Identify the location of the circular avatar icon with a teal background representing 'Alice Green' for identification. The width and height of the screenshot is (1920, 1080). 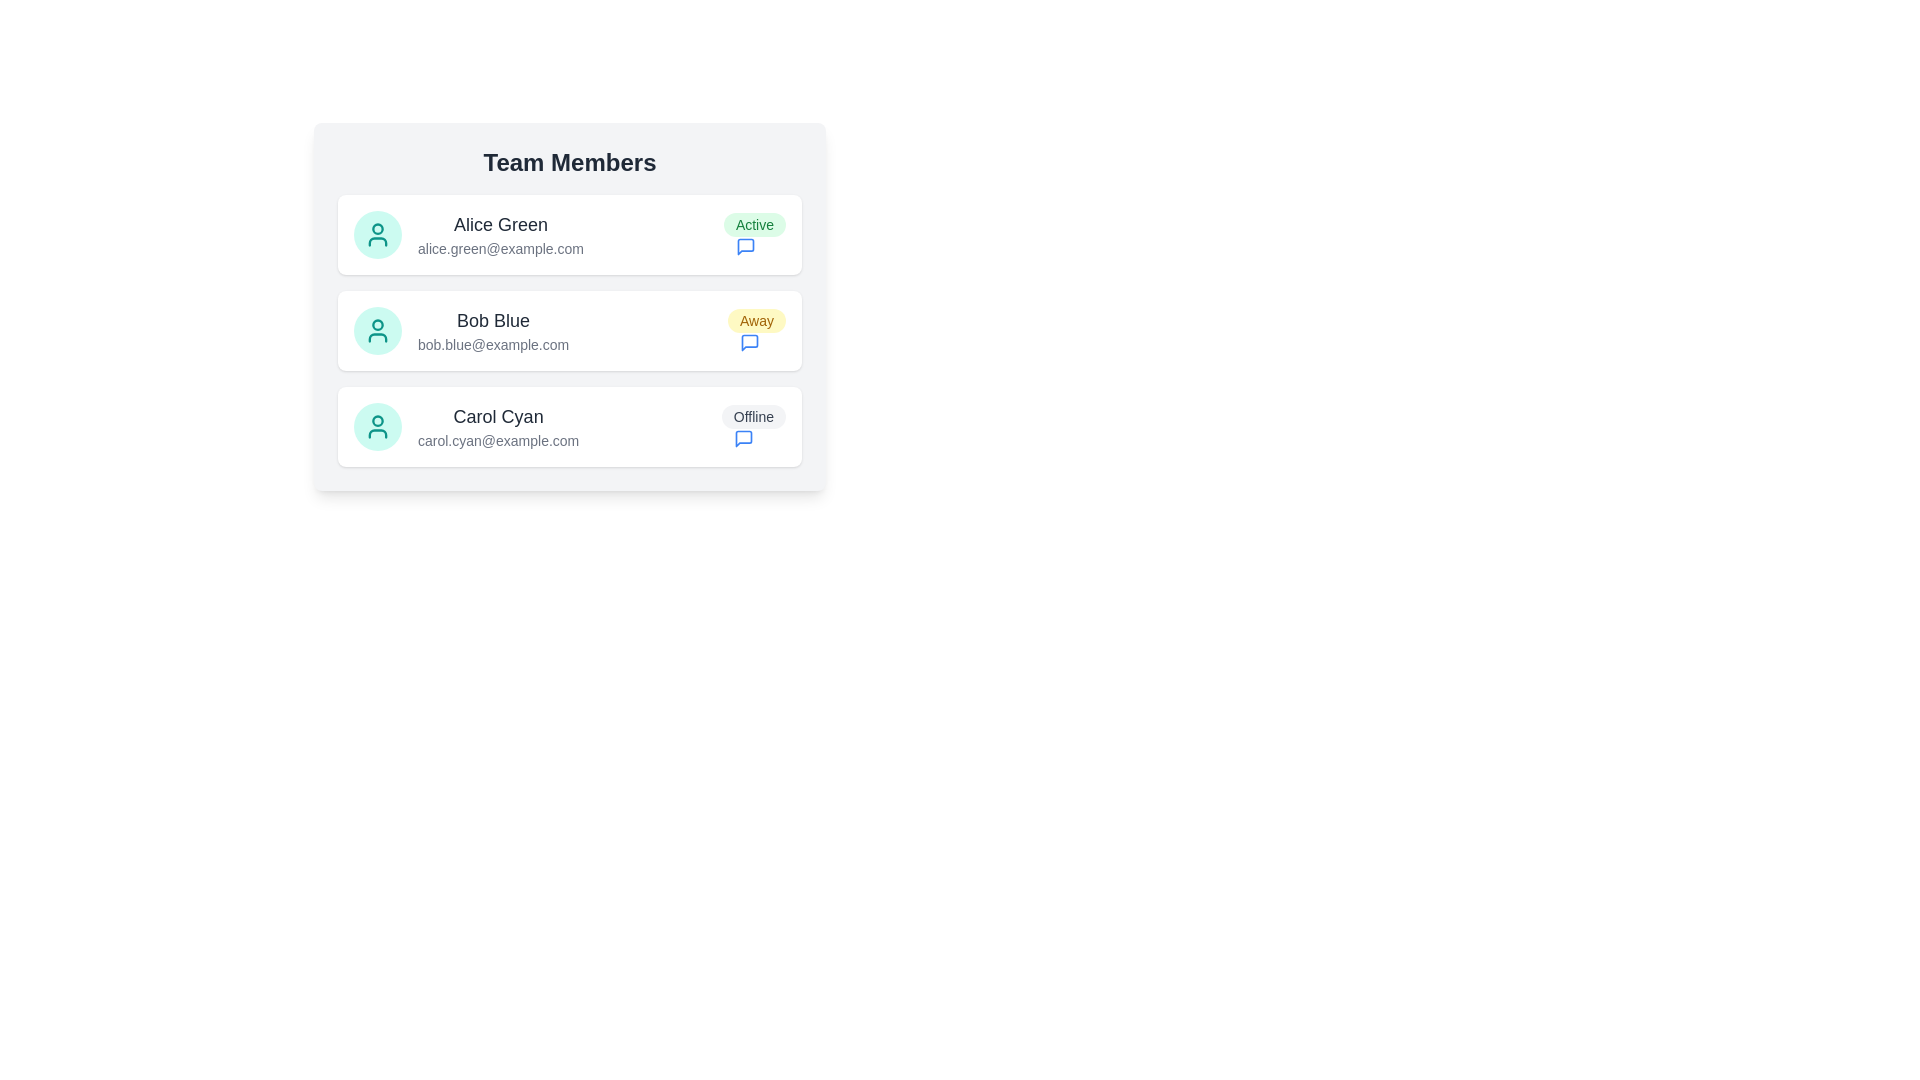
(378, 234).